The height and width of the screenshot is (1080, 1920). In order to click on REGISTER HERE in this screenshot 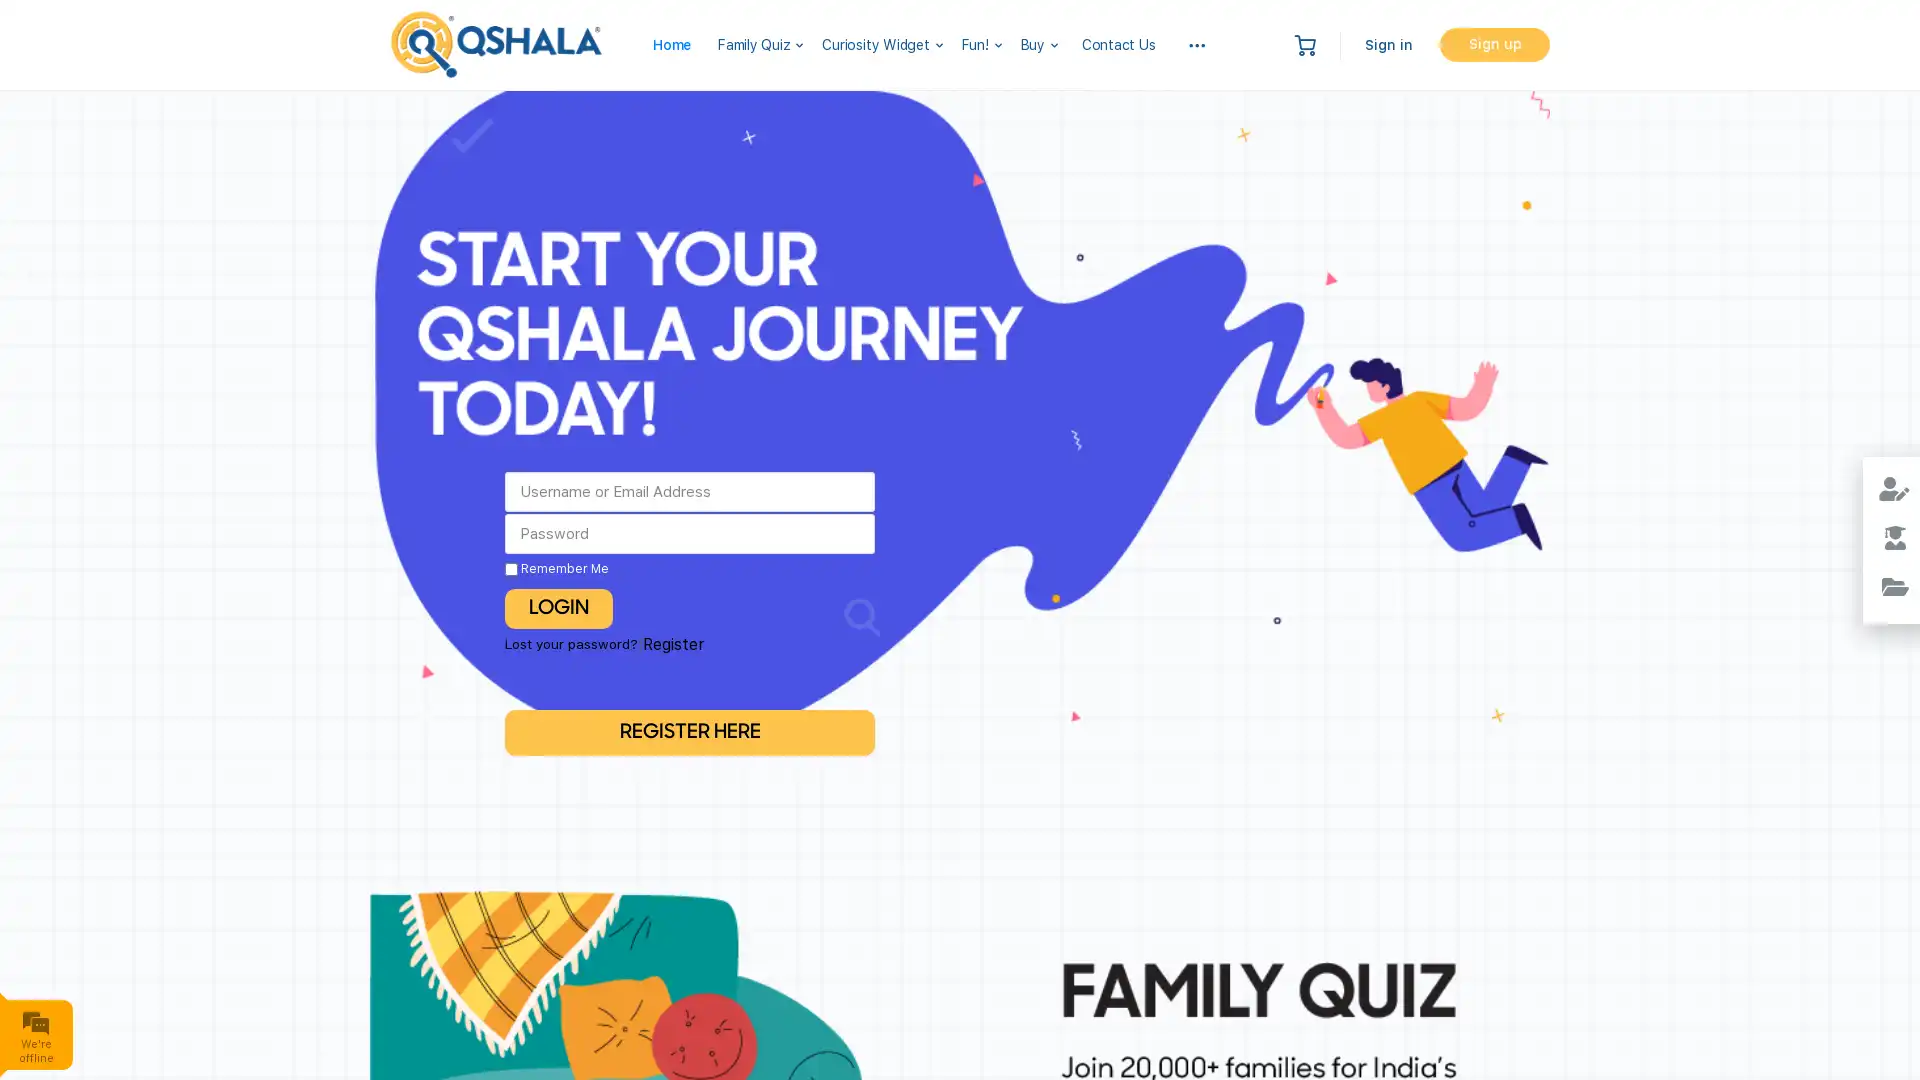, I will do `click(690, 732)`.